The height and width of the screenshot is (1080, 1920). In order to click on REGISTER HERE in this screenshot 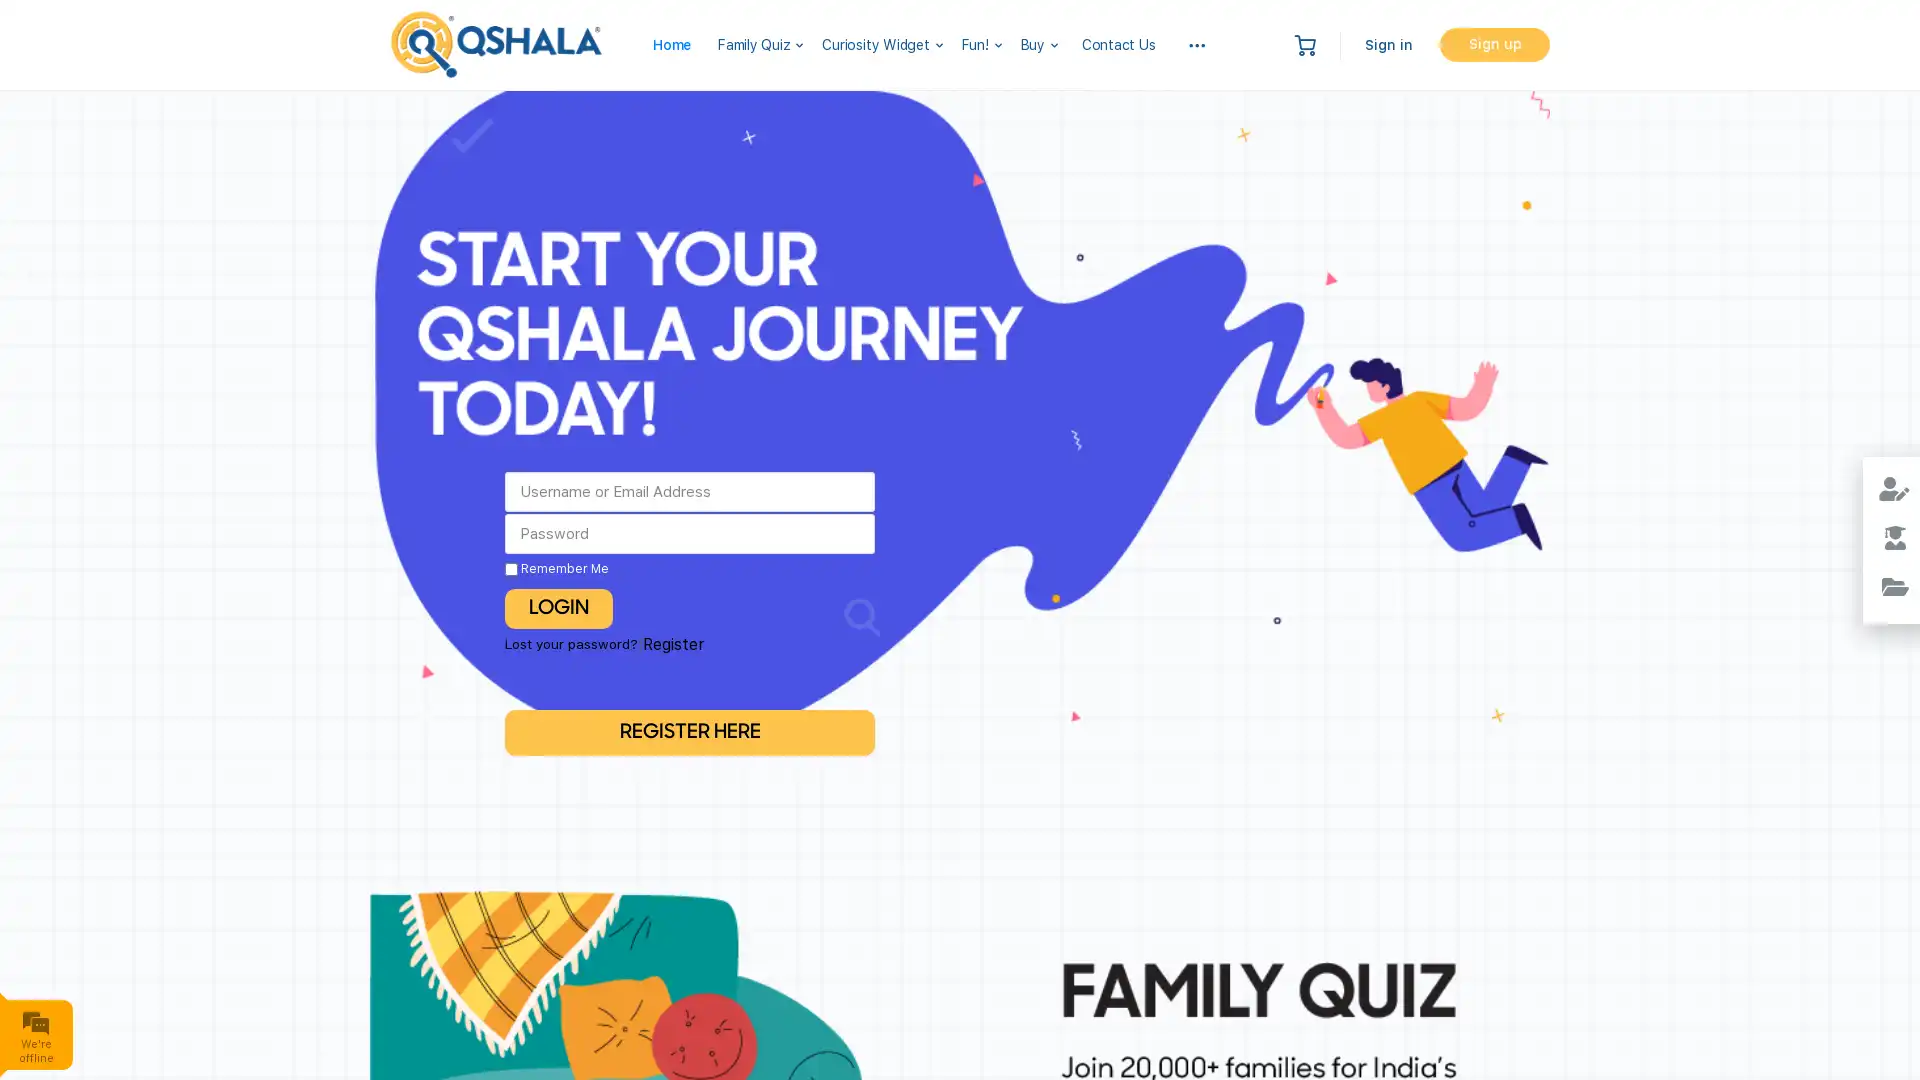, I will do `click(690, 732)`.